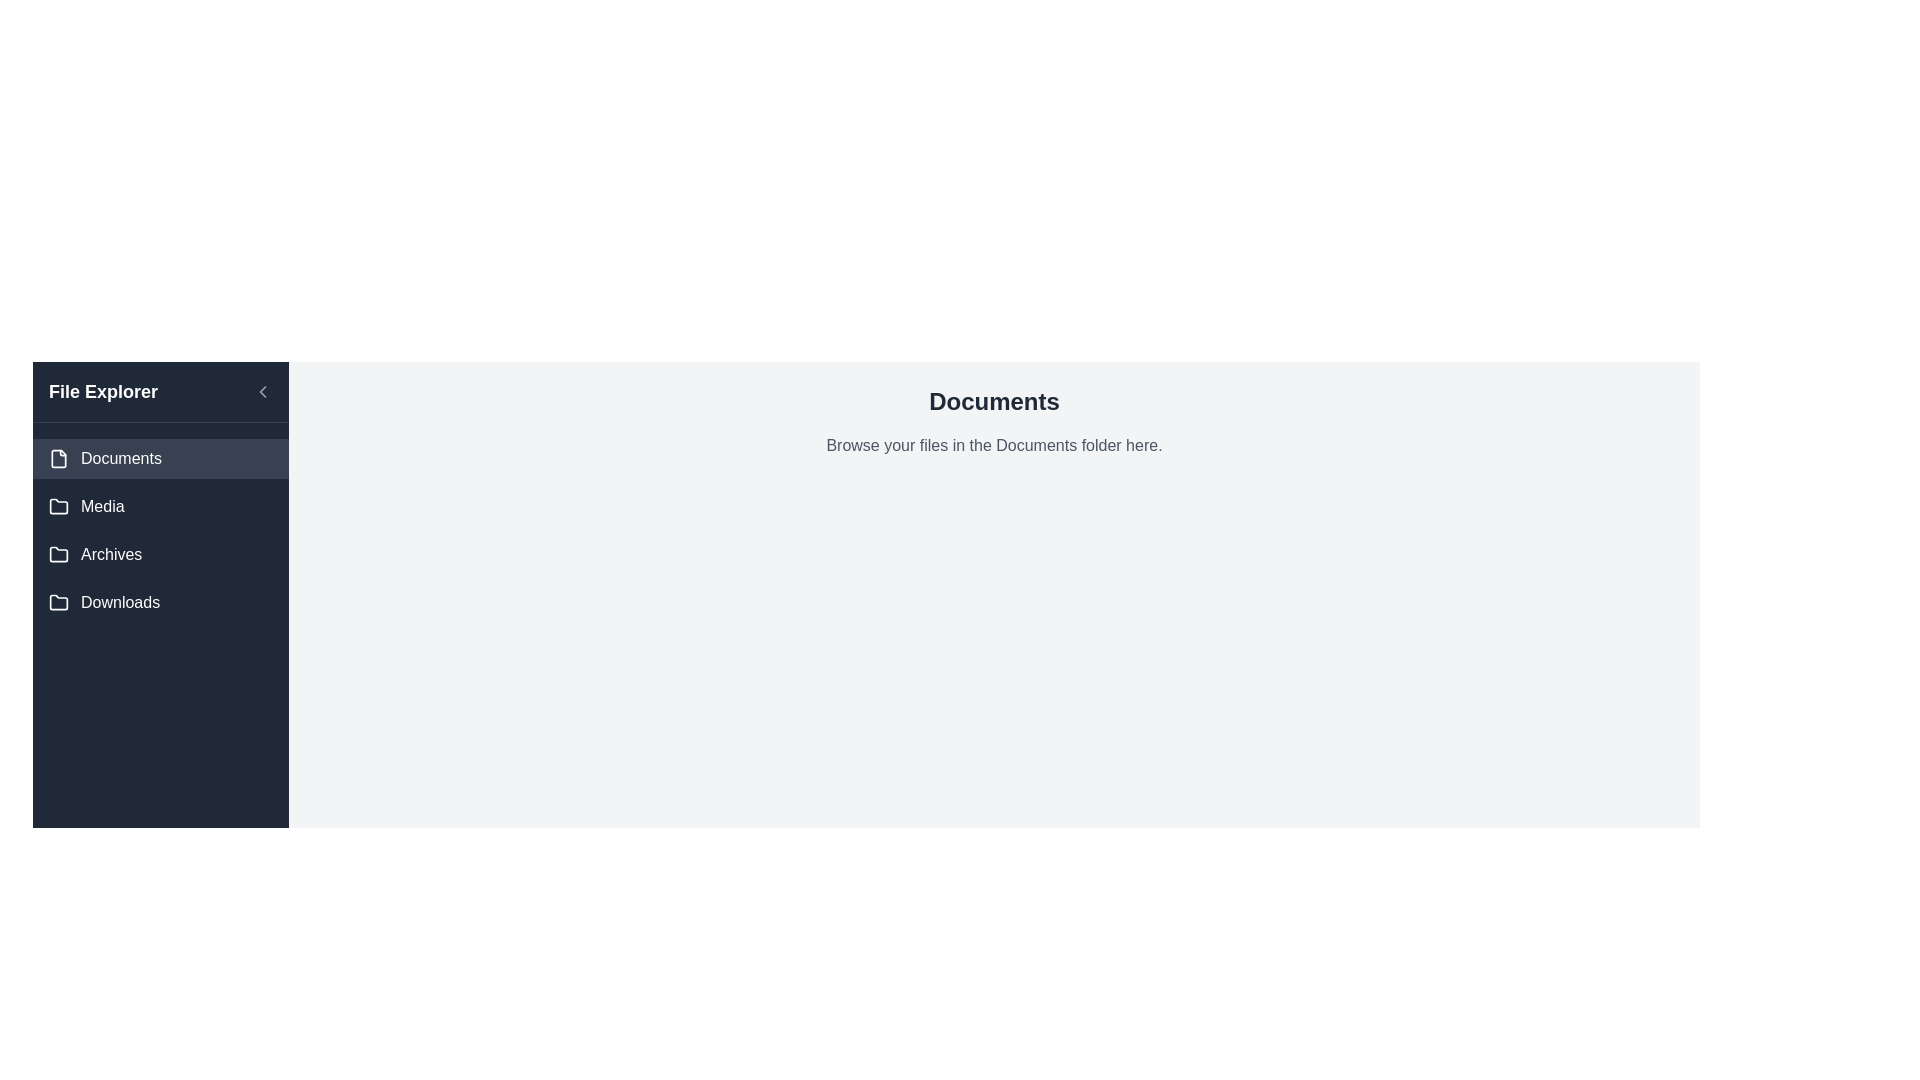  What do you see at coordinates (262, 392) in the screenshot?
I see `the small triangular arrow icon pointing to the left, which is located near the top left of the sidebar, adjacent to the 'File Explorer' label` at bounding box center [262, 392].